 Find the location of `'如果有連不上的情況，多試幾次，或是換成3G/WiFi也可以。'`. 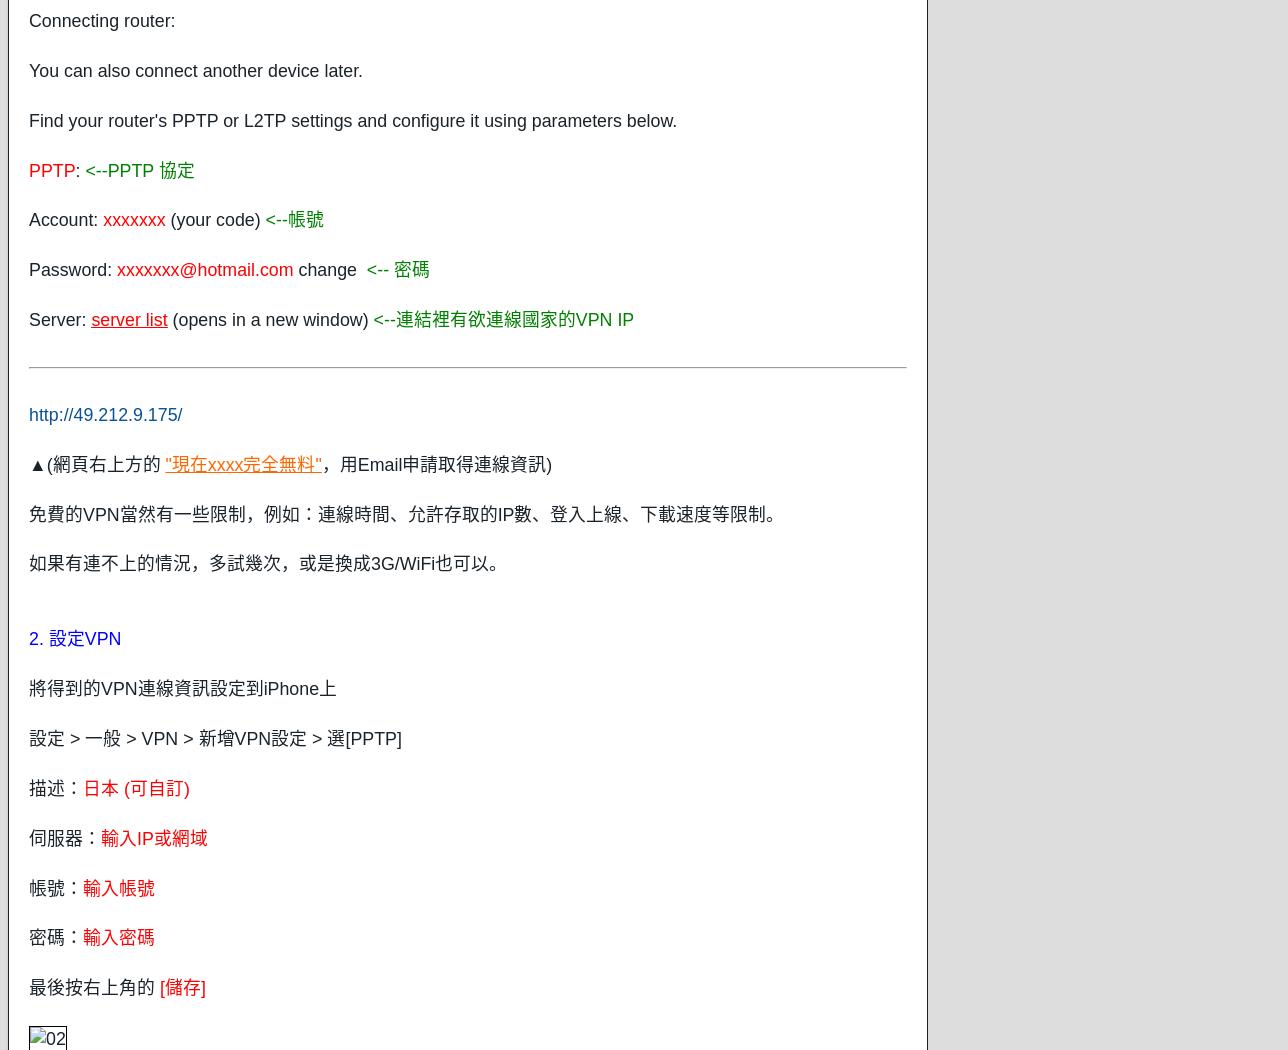

'如果有連不上的情況，多試幾次，或是換成3G/WiFi也可以。' is located at coordinates (268, 562).